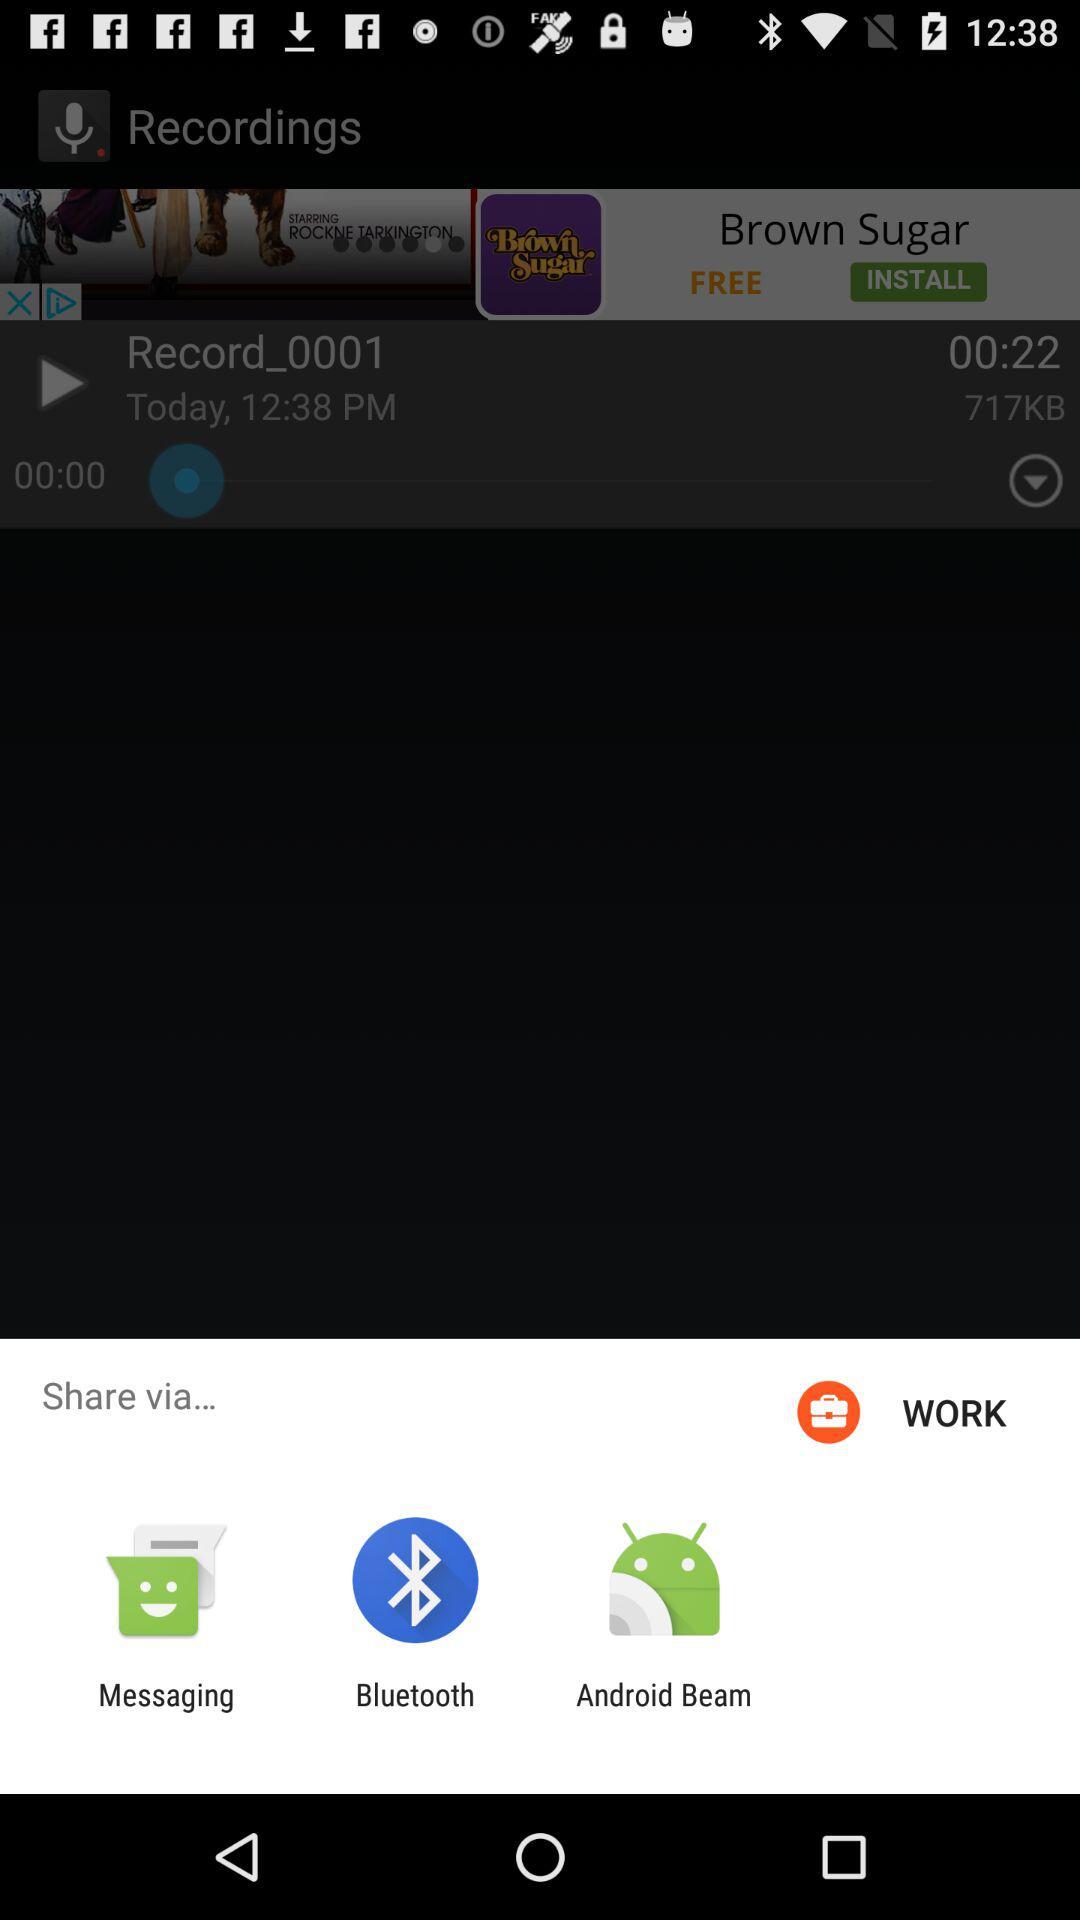 Image resolution: width=1080 pixels, height=1920 pixels. What do you see at coordinates (165, 1711) in the screenshot?
I see `the app next to the bluetooth` at bounding box center [165, 1711].